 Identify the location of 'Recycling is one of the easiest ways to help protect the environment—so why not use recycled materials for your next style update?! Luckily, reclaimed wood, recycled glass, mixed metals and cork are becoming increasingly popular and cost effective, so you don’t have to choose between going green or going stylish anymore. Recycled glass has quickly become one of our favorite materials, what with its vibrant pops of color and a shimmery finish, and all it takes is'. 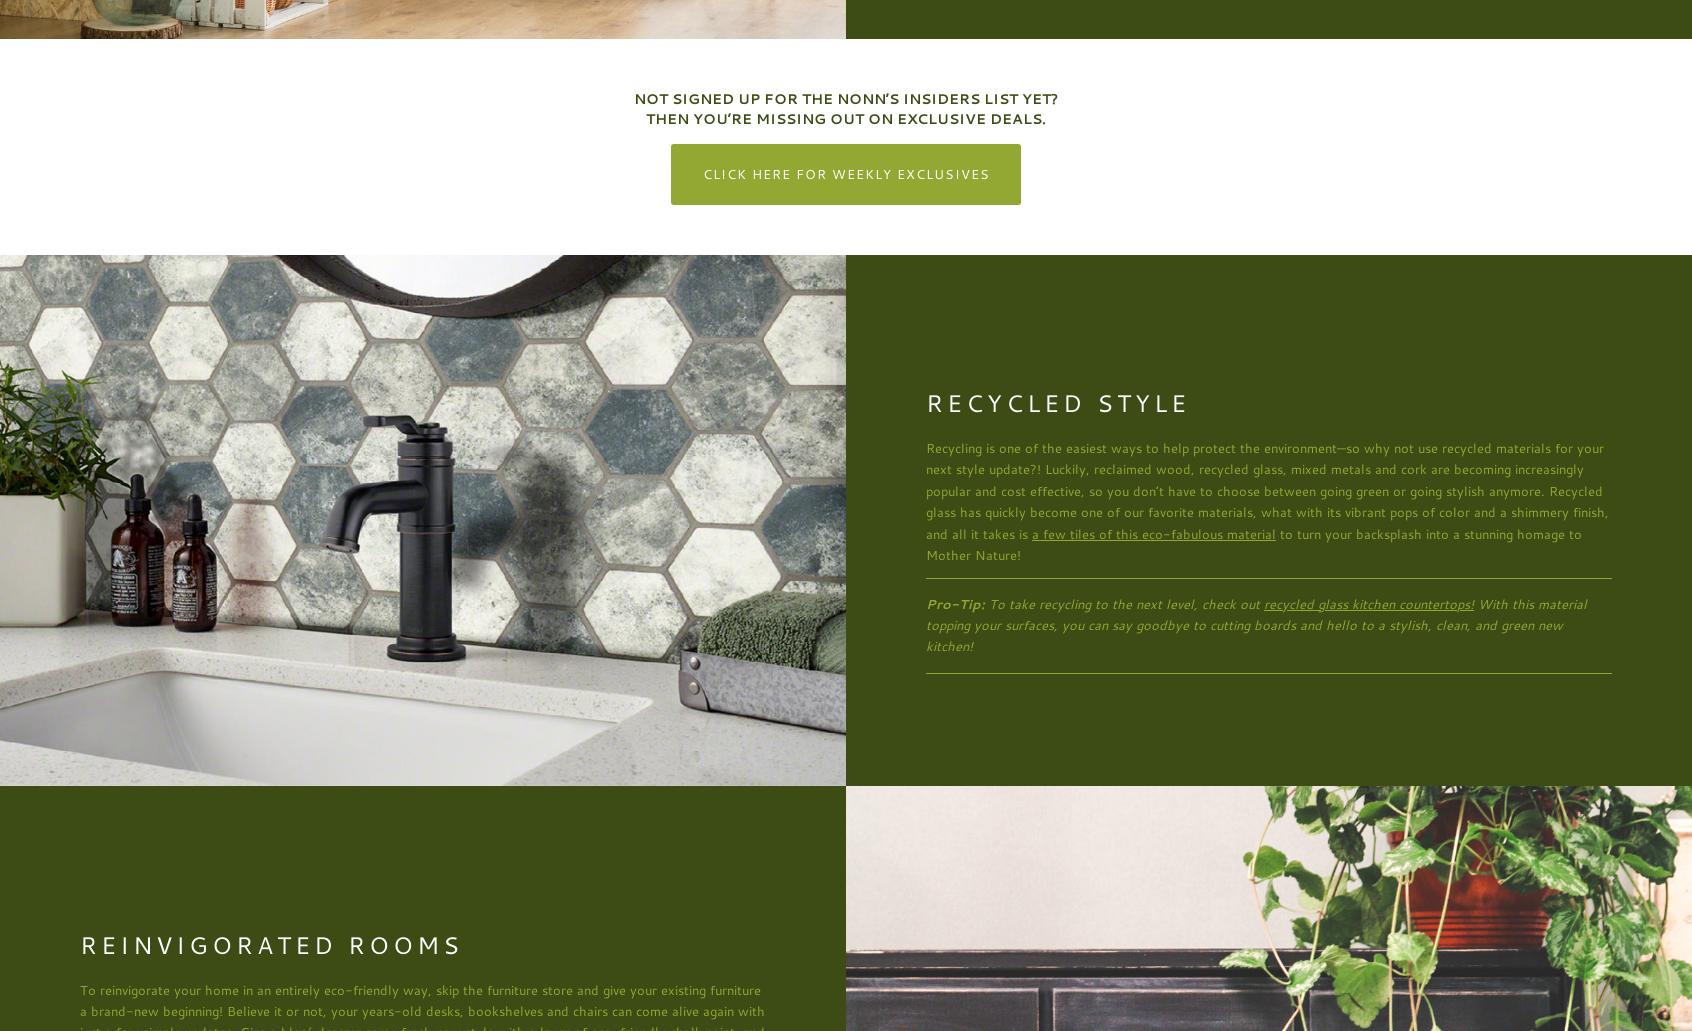
(1267, 490).